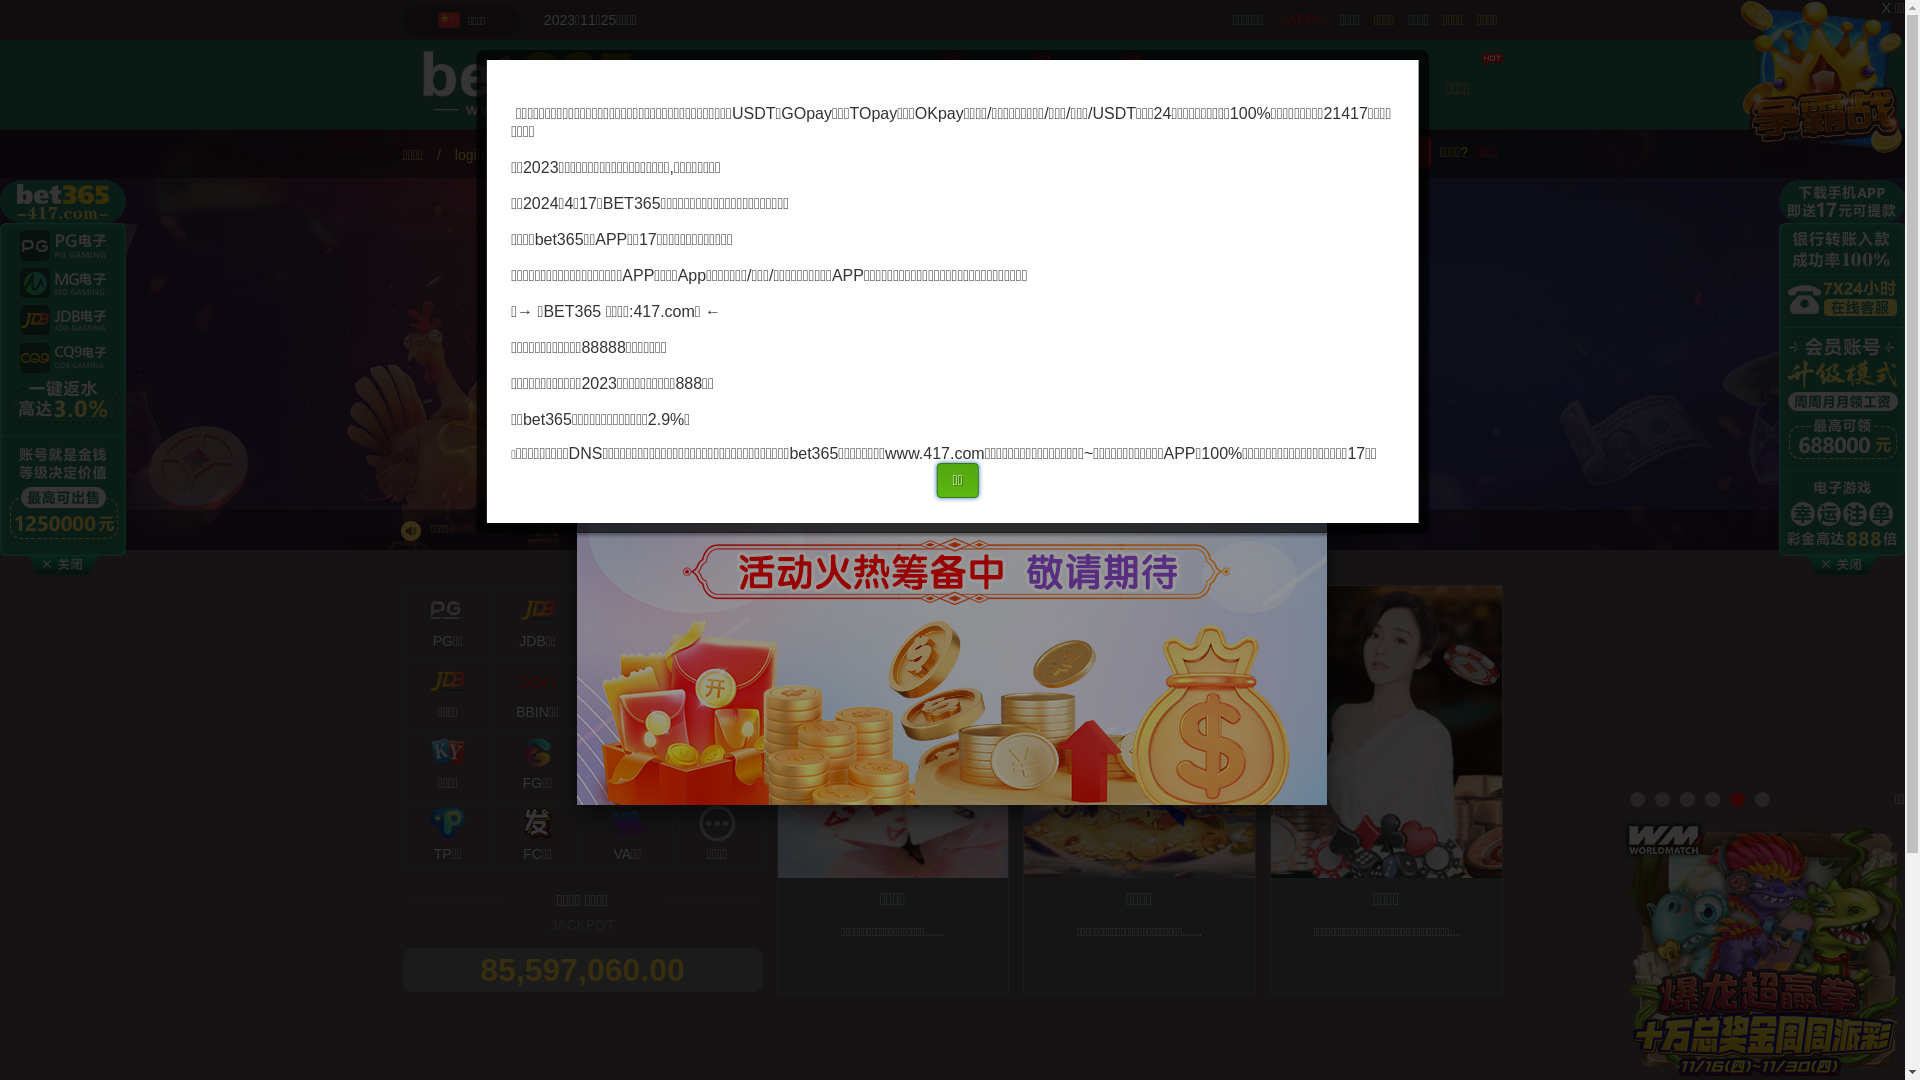 The height and width of the screenshot is (1080, 1920). What do you see at coordinates (1736, 798) in the screenshot?
I see `'5'` at bounding box center [1736, 798].